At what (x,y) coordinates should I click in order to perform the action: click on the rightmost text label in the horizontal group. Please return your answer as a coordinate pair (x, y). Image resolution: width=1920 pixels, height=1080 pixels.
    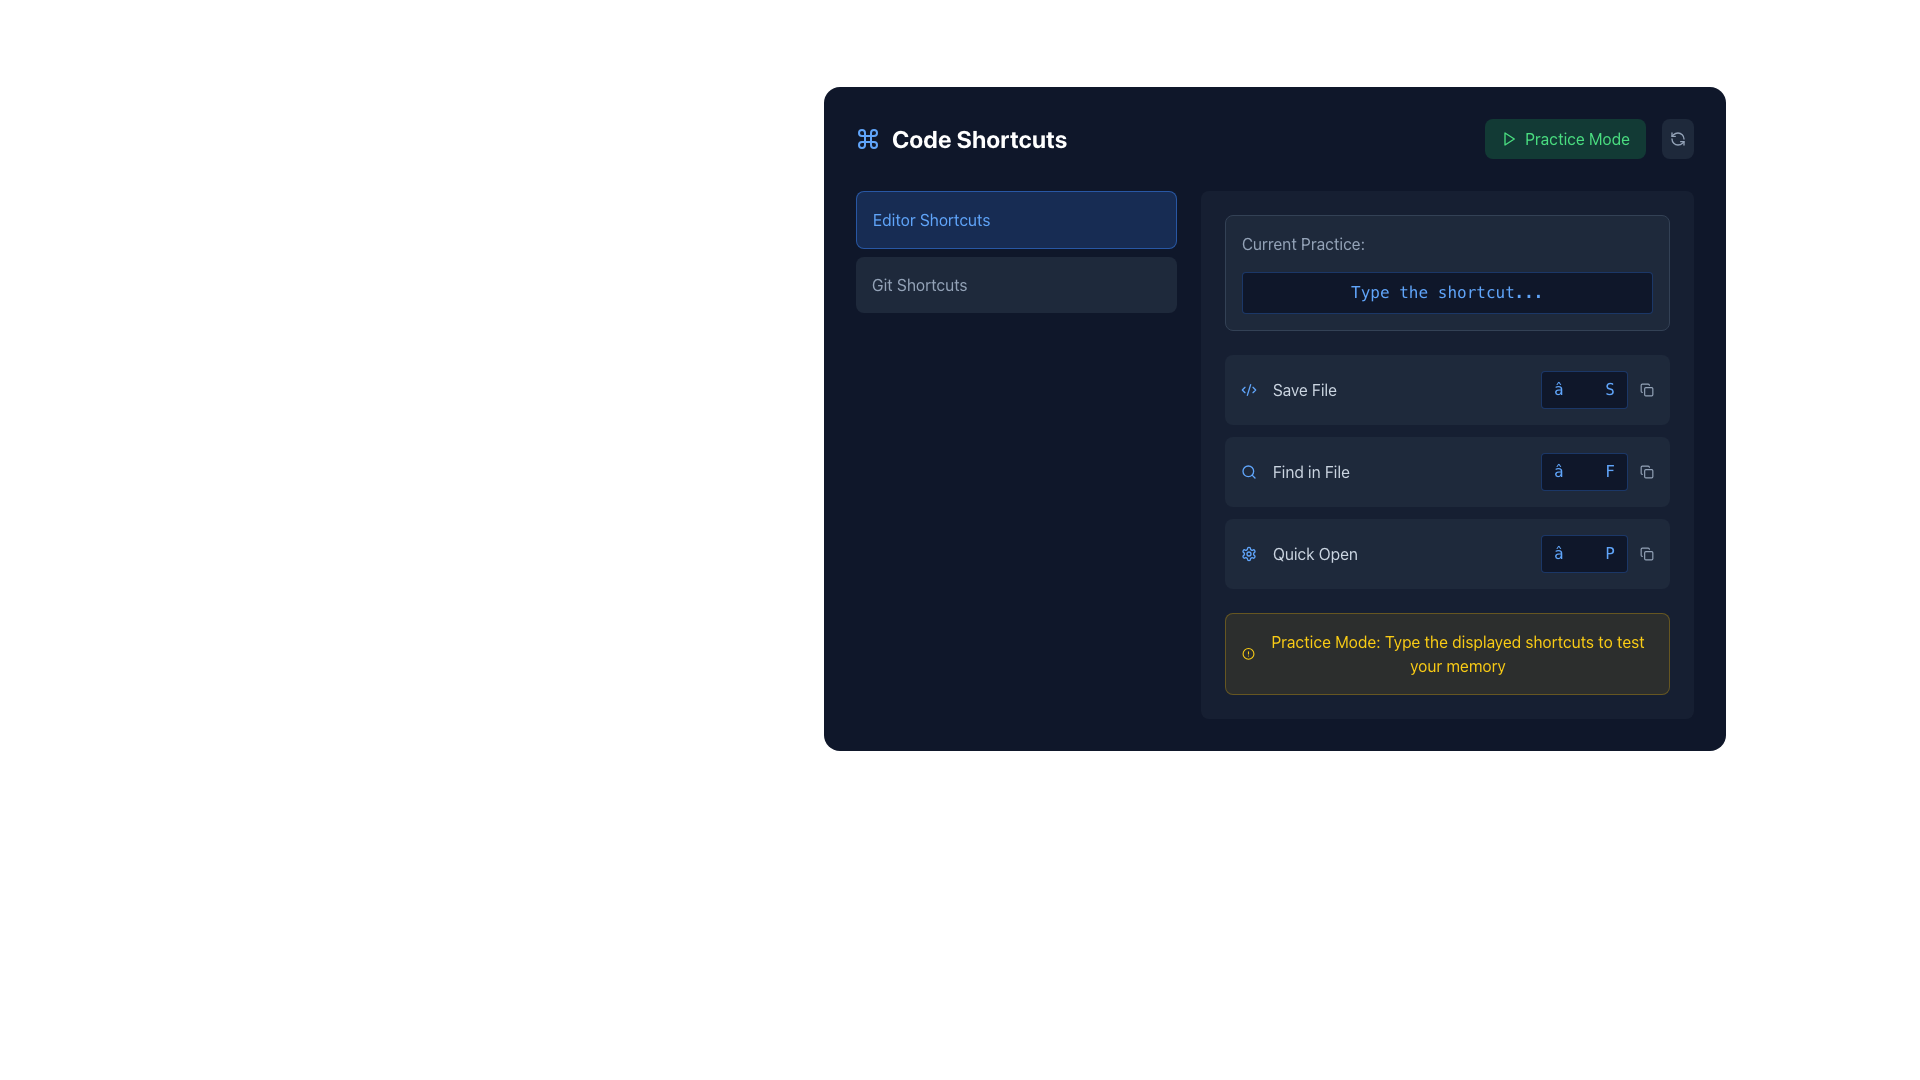
    Looking at the image, I should click on (1315, 554).